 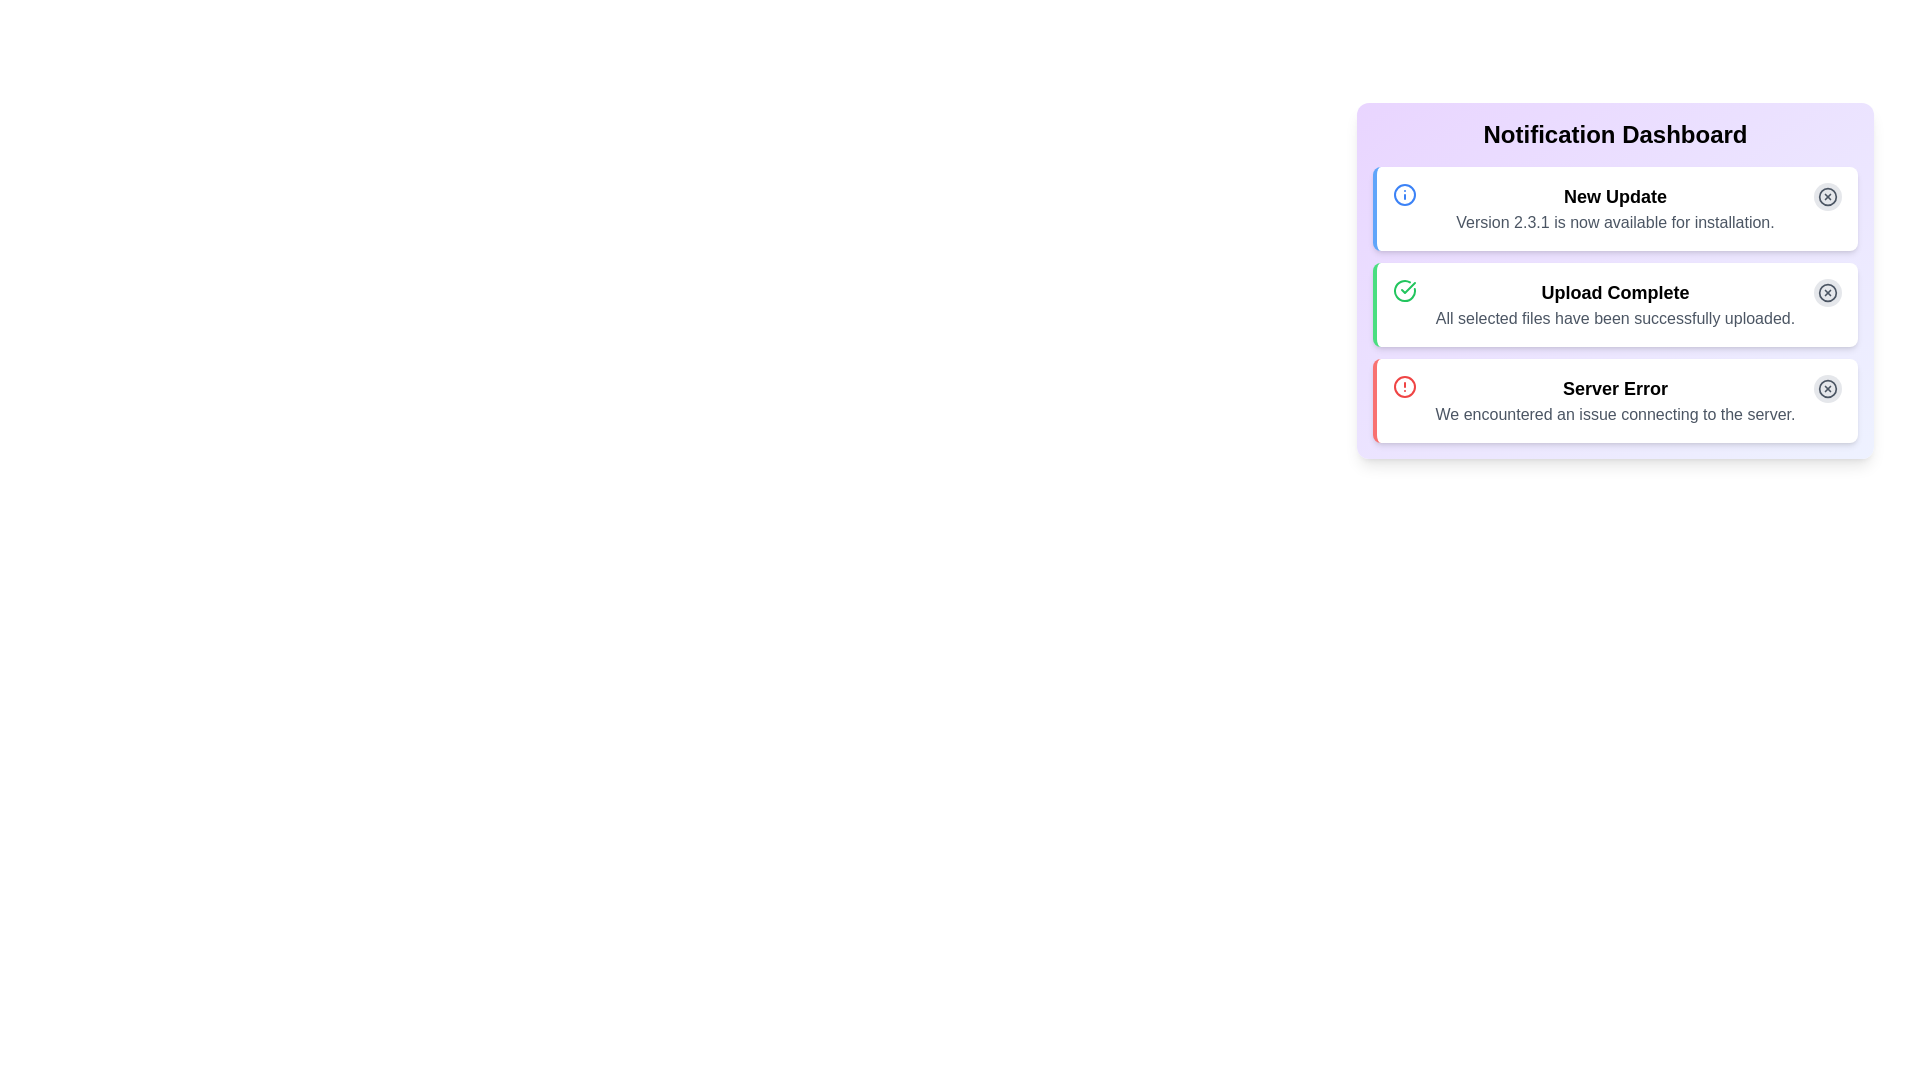 I want to click on the text label indicating successful file upload located near the center of the notification card in the second row of the notification dashboard, so click(x=1615, y=293).